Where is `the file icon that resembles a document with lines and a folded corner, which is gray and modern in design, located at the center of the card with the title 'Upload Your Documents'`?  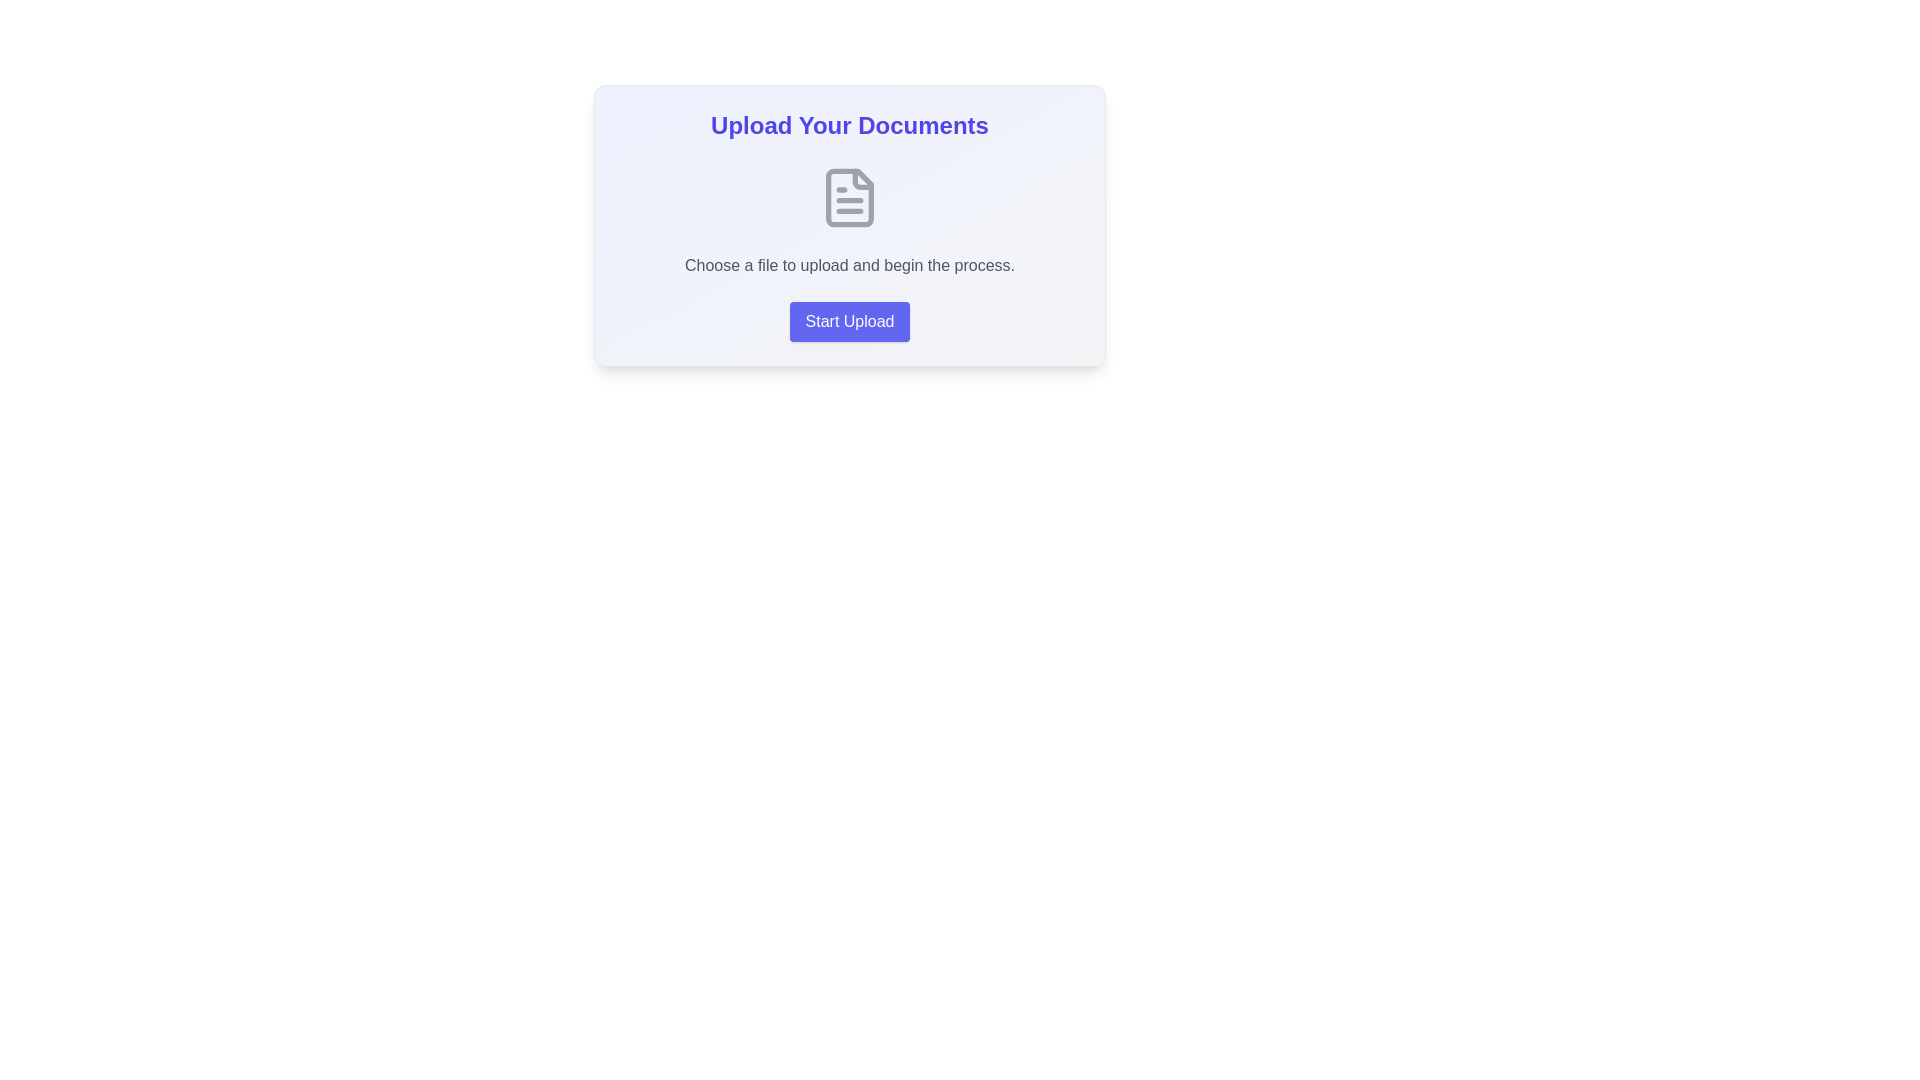
the file icon that resembles a document with lines and a folded corner, which is gray and modern in design, located at the center of the card with the title 'Upload Your Documents' is located at coordinates (849, 197).